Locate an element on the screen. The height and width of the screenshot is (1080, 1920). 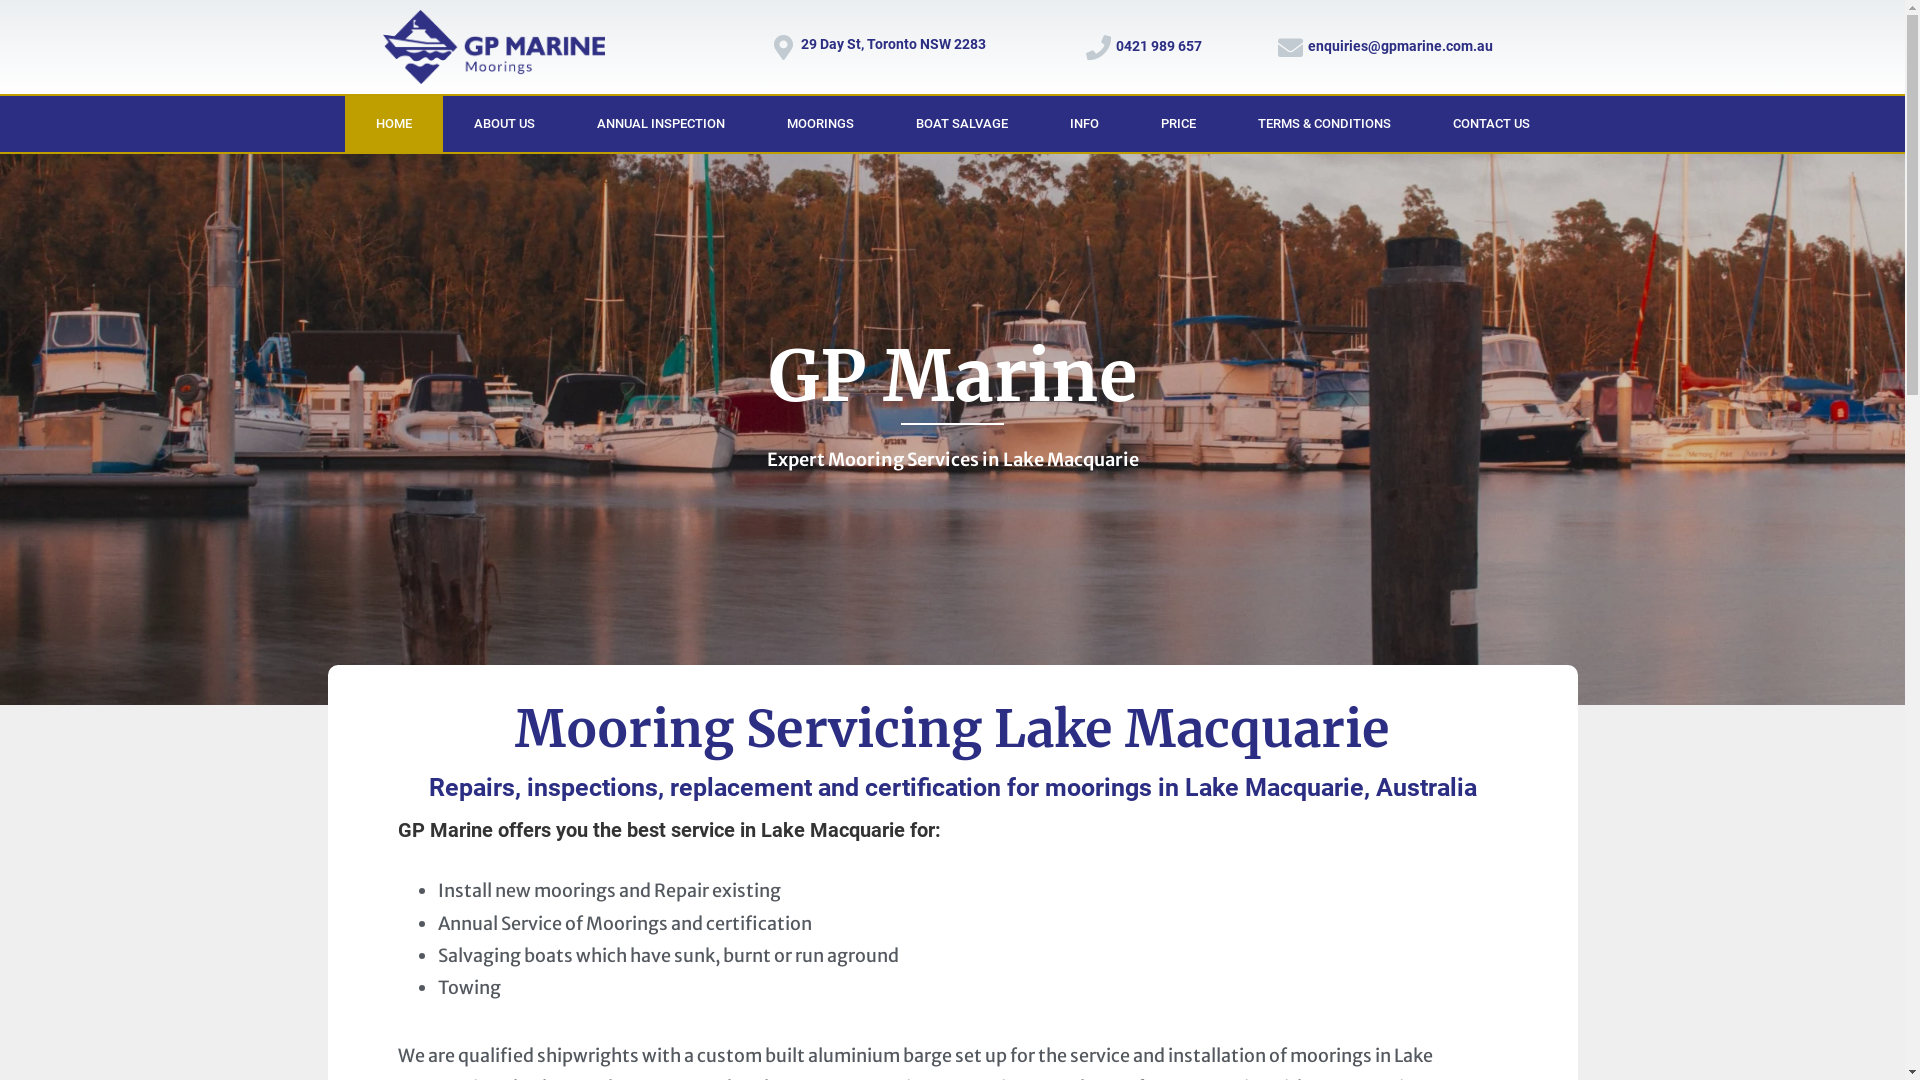
'TERMS & CONDITIONS' is located at coordinates (1323, 123).